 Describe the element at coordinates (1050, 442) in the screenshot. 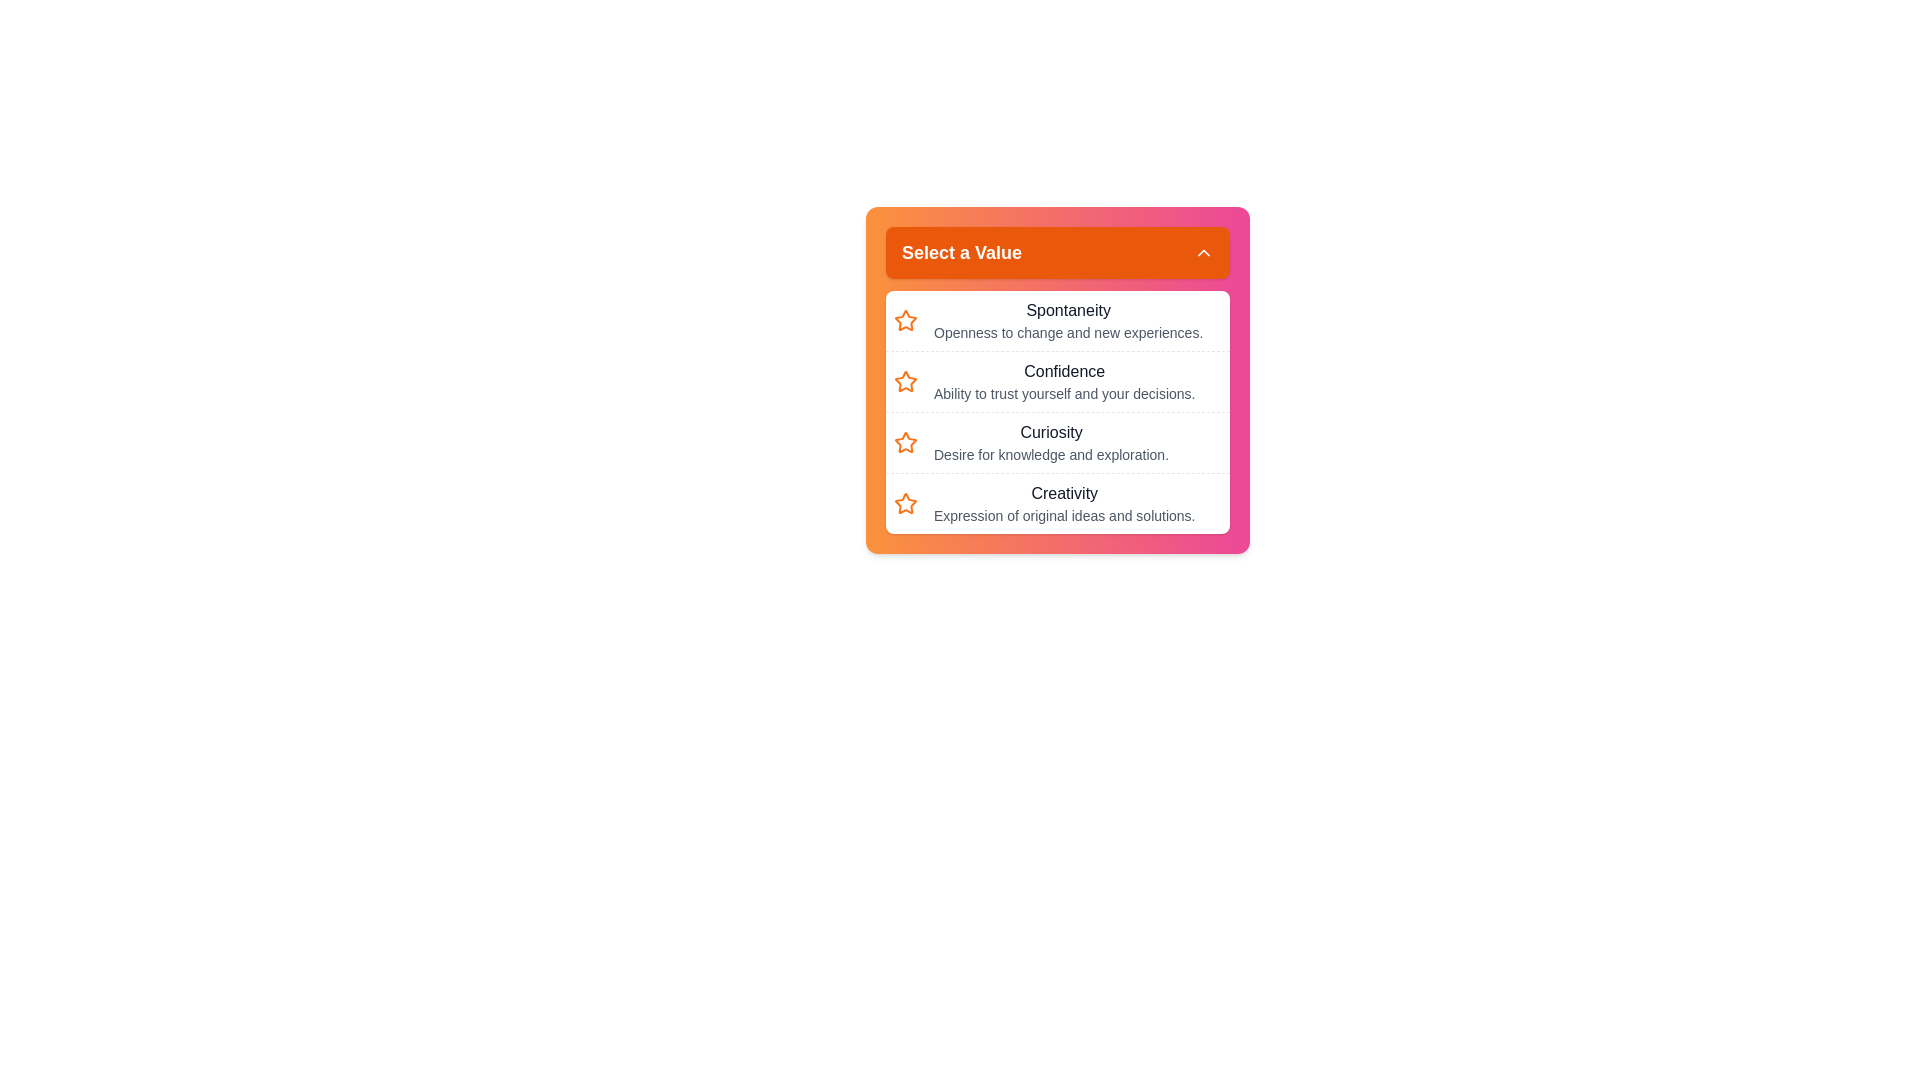

I see `the third selectable list item containing the text 'Curiosity' to trigger a visual indication of focus` at that location.